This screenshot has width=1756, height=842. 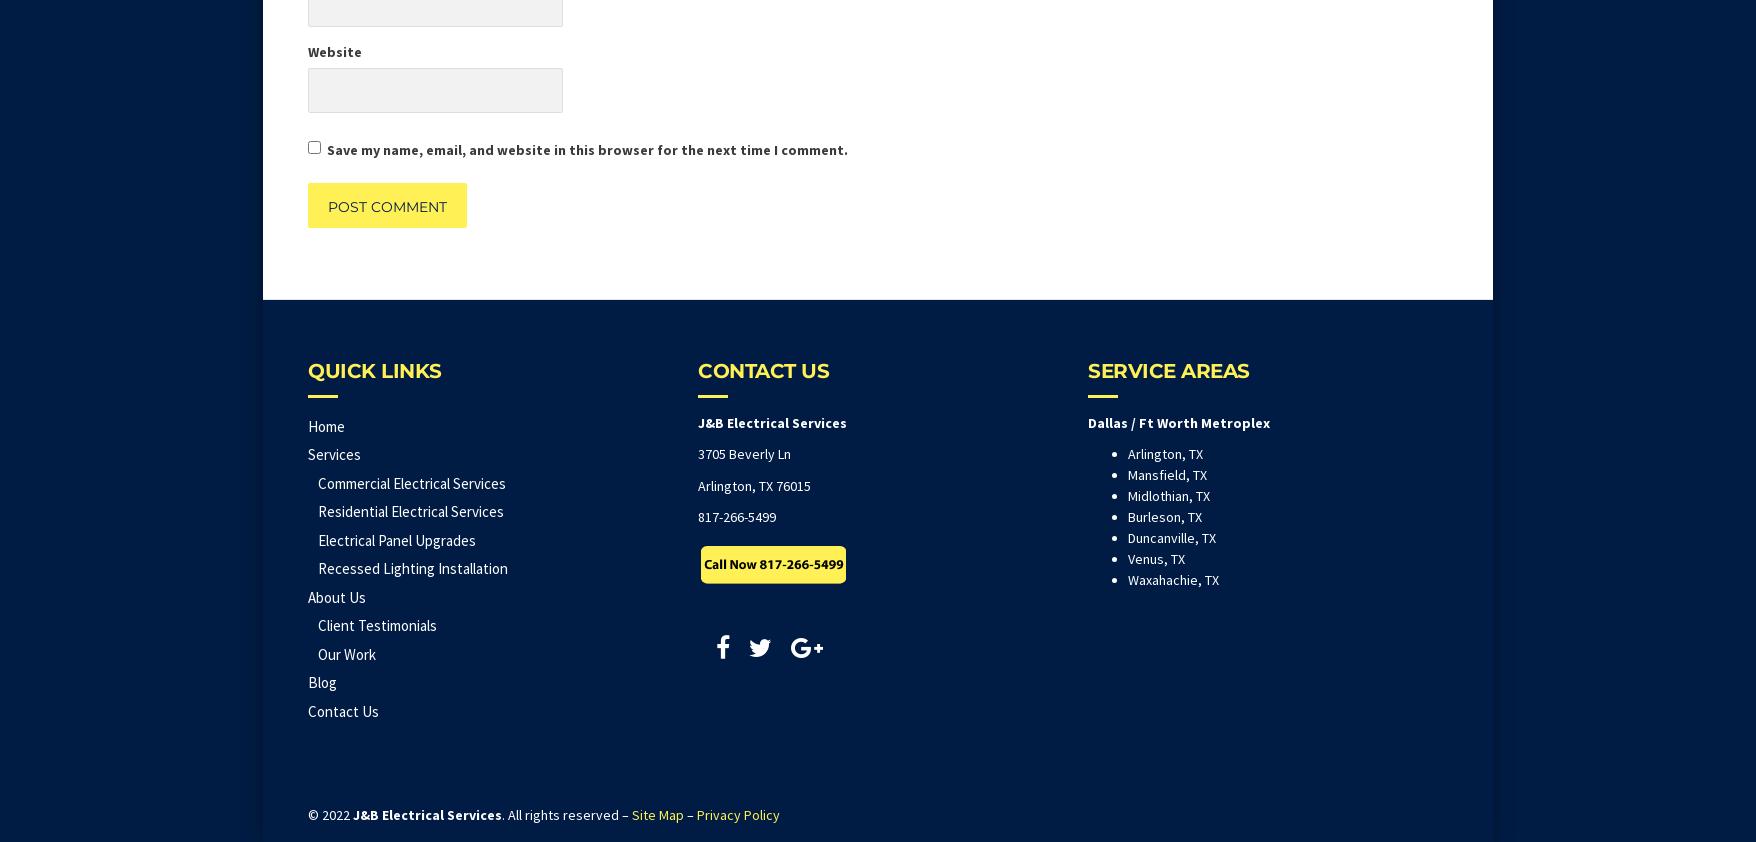 What do you see at coordinates (1164, 515) in the screenshot?
I see `'Burleson, TX'` at bounding box center [1164, 515].